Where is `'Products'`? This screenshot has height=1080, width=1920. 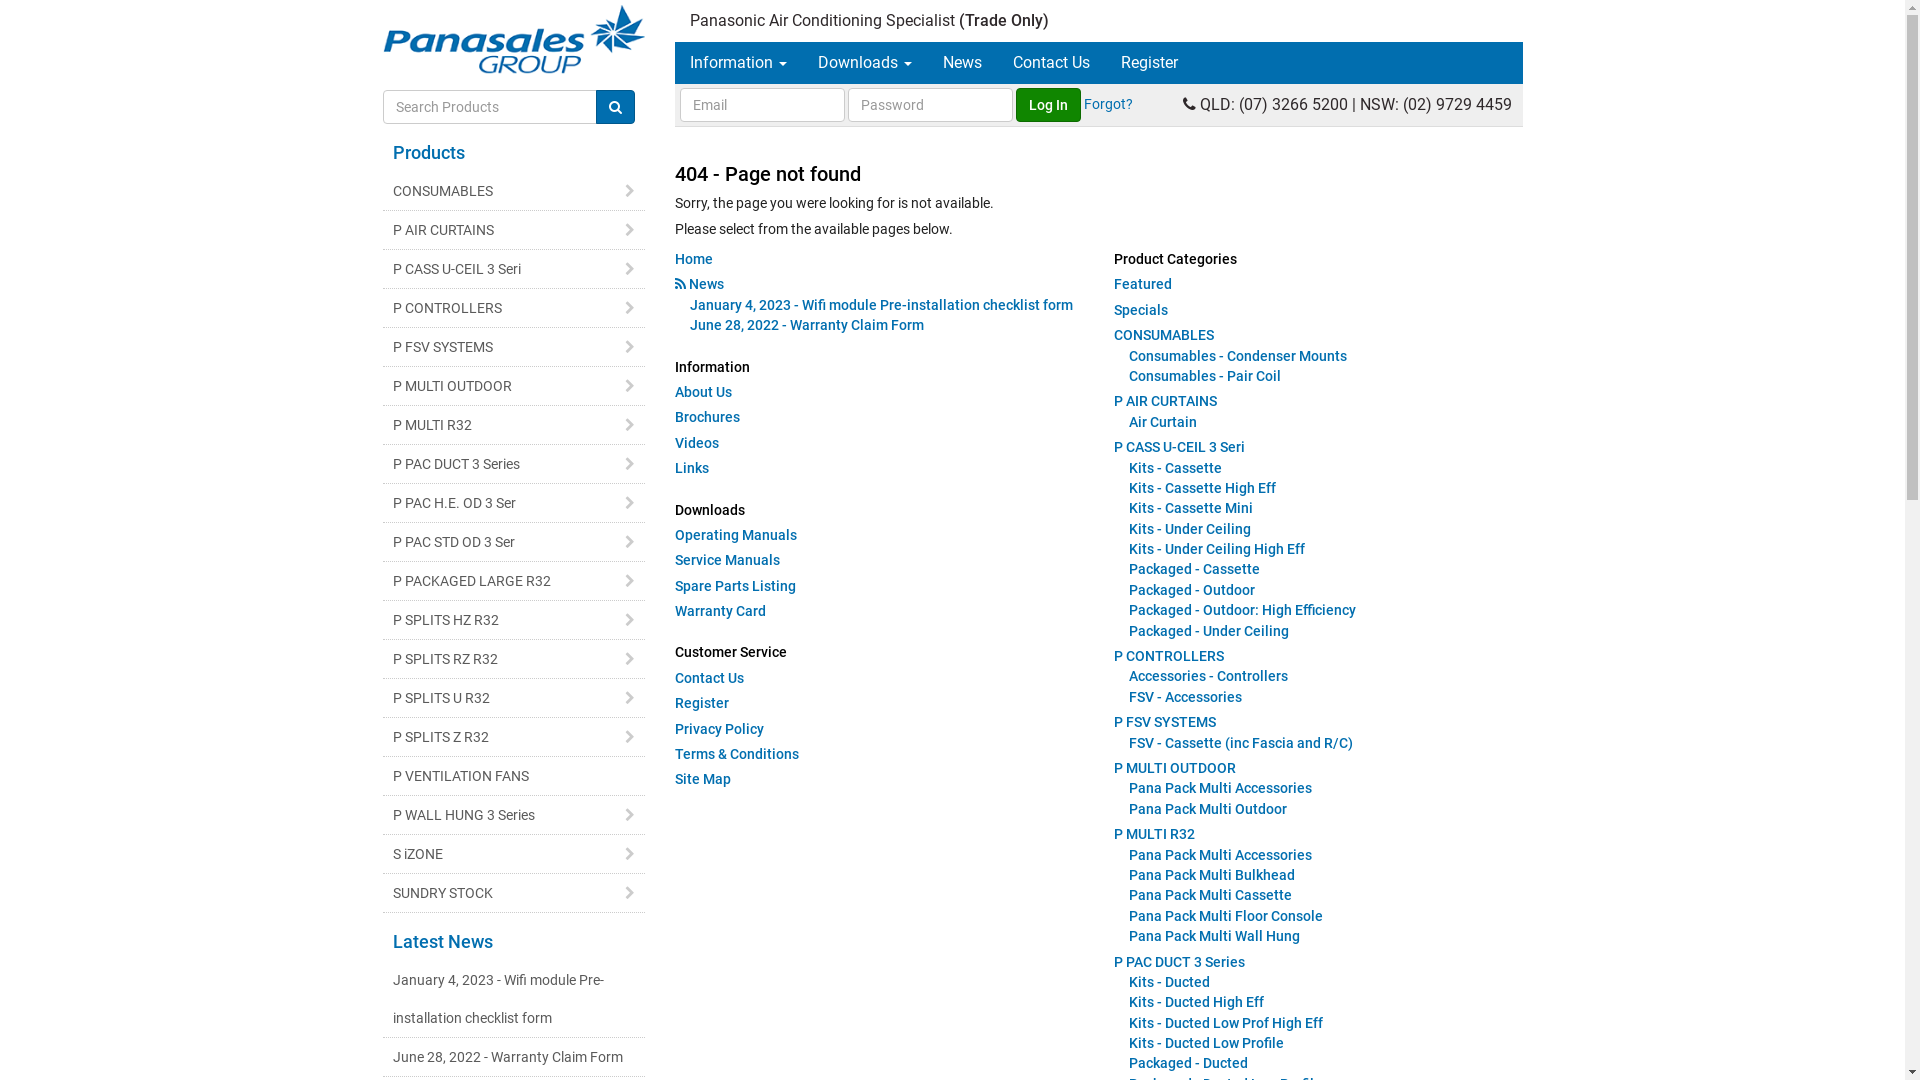 'Products' is located at coordinates (426, 151).